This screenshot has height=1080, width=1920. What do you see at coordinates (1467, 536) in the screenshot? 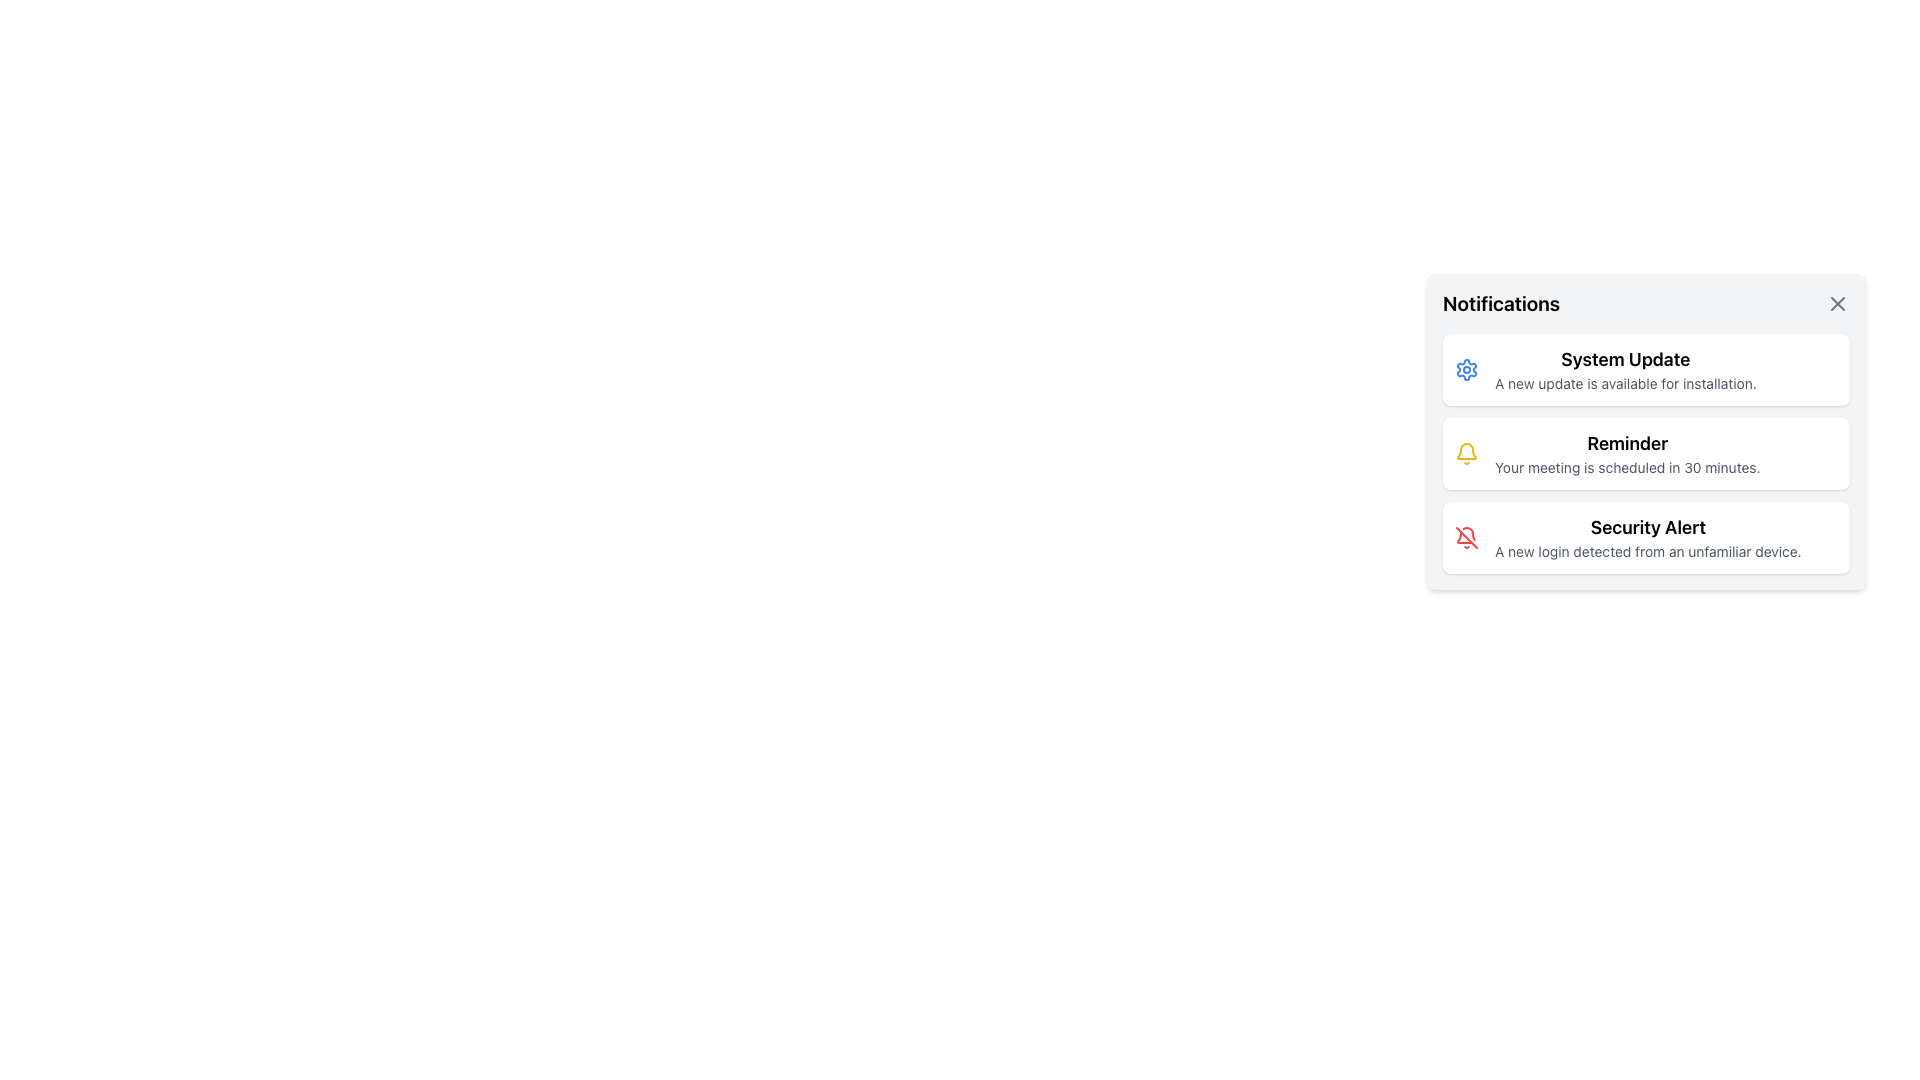
I see `the 'Security Alert' notification icon in the top-left section of the third notification item` at bounding box center [1467, 536].